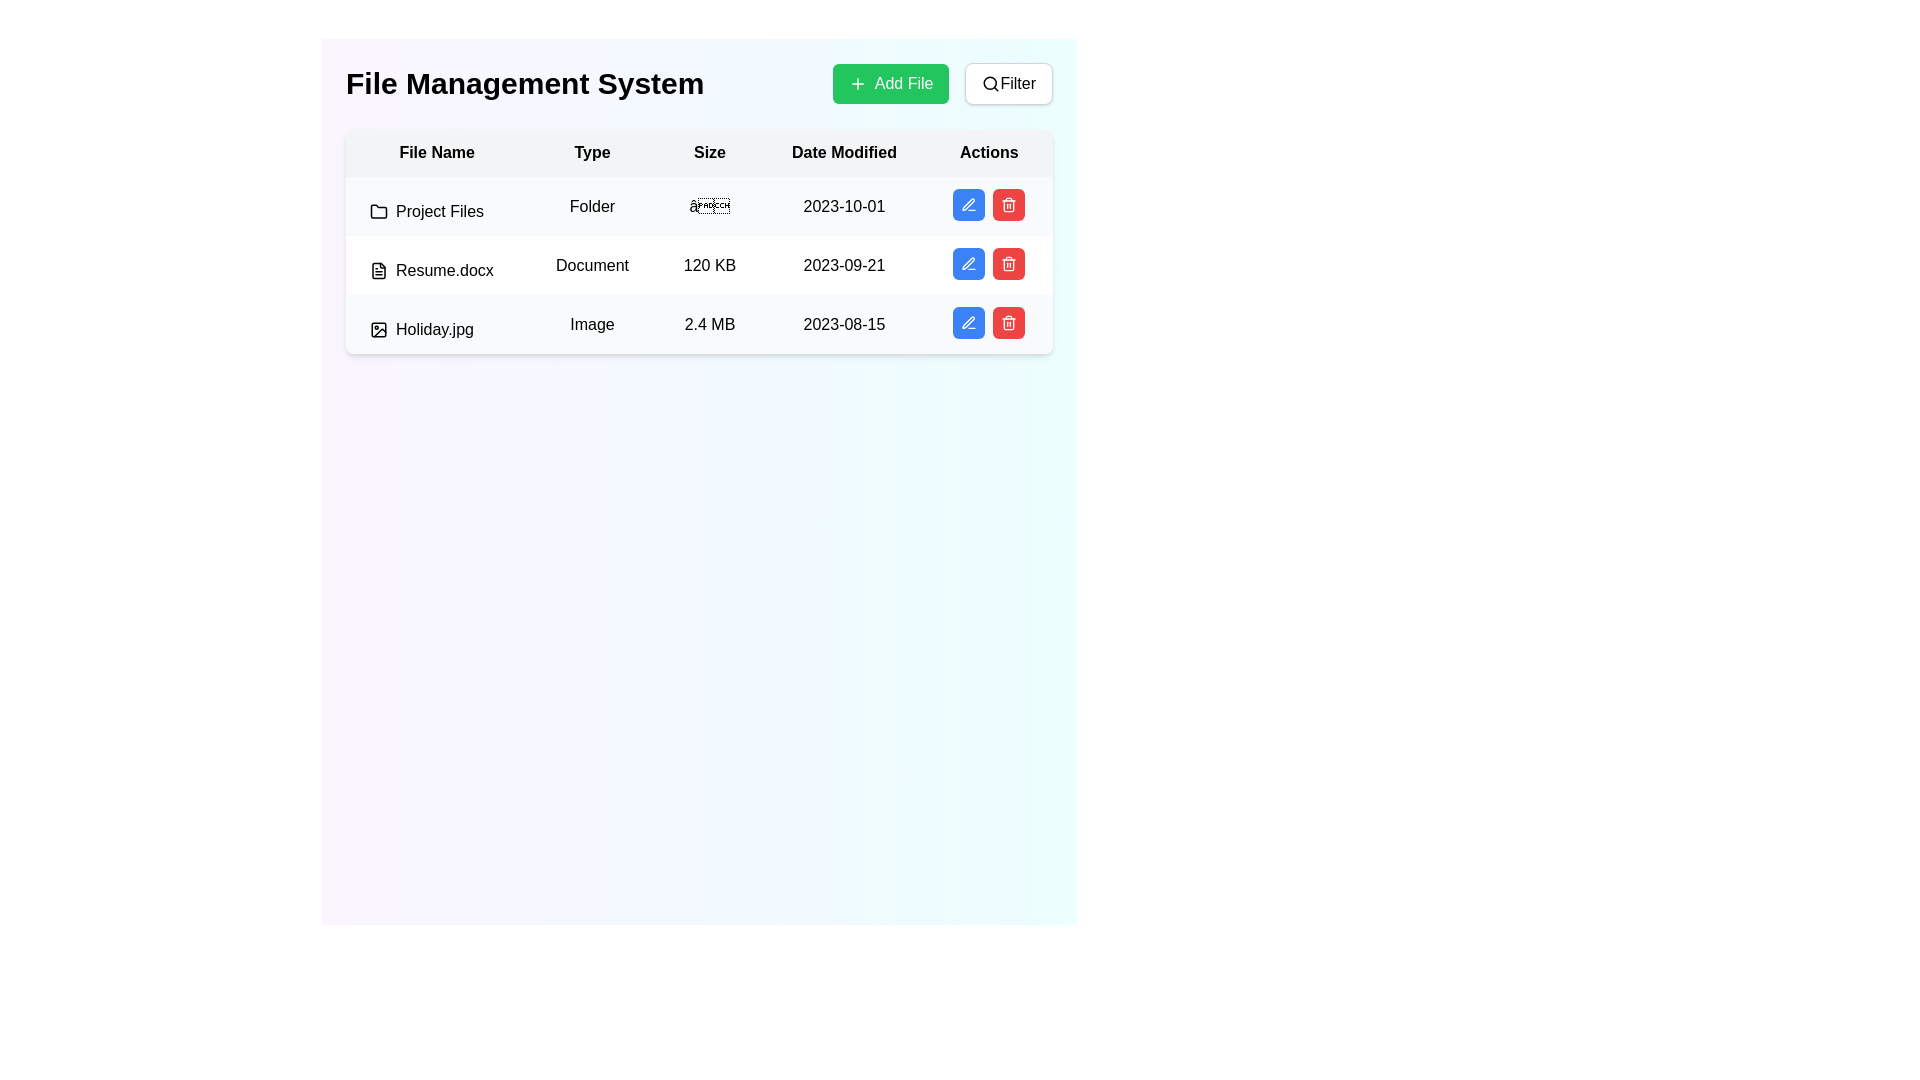 Image resolution: width=1920 pixels, height=1080 pixels. I want to click on the edit icon for the 'Resume.docx' entry, so click(969, 262).